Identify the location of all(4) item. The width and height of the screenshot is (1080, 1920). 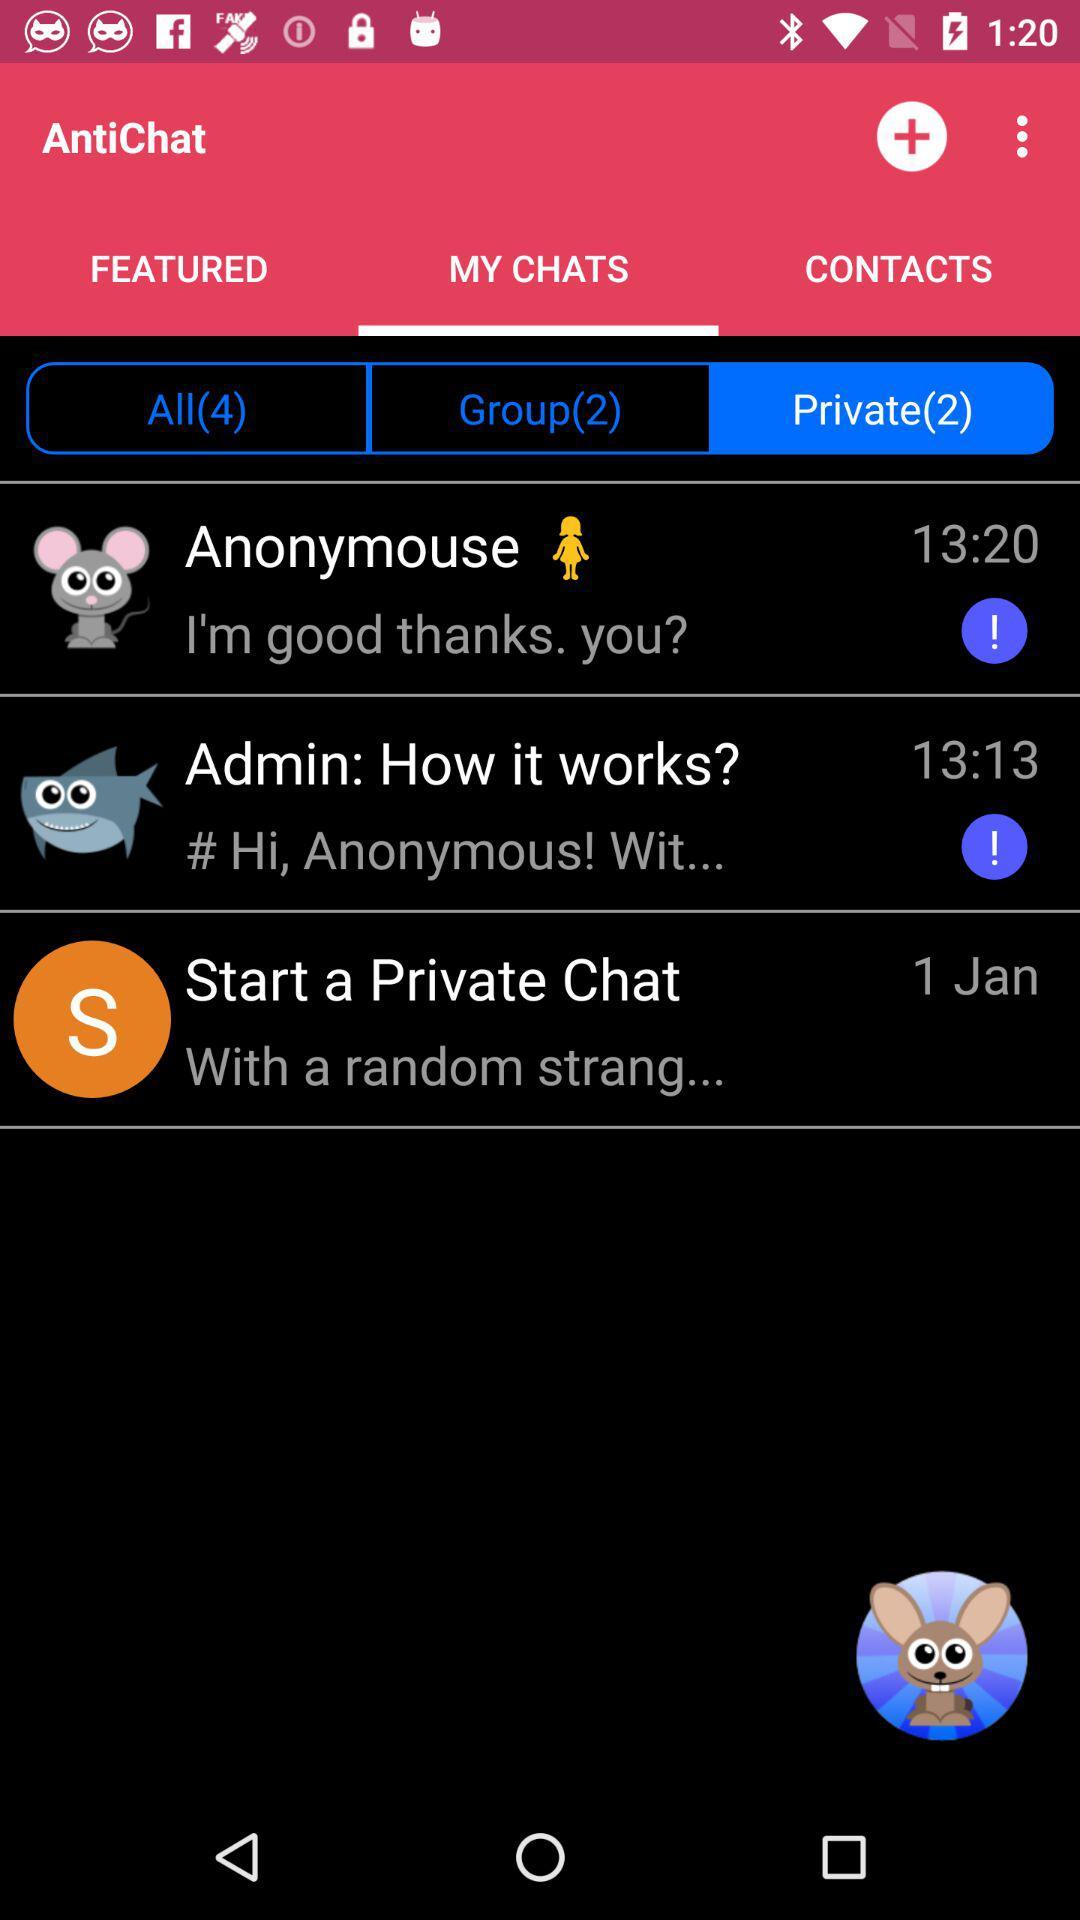
(197, 407).